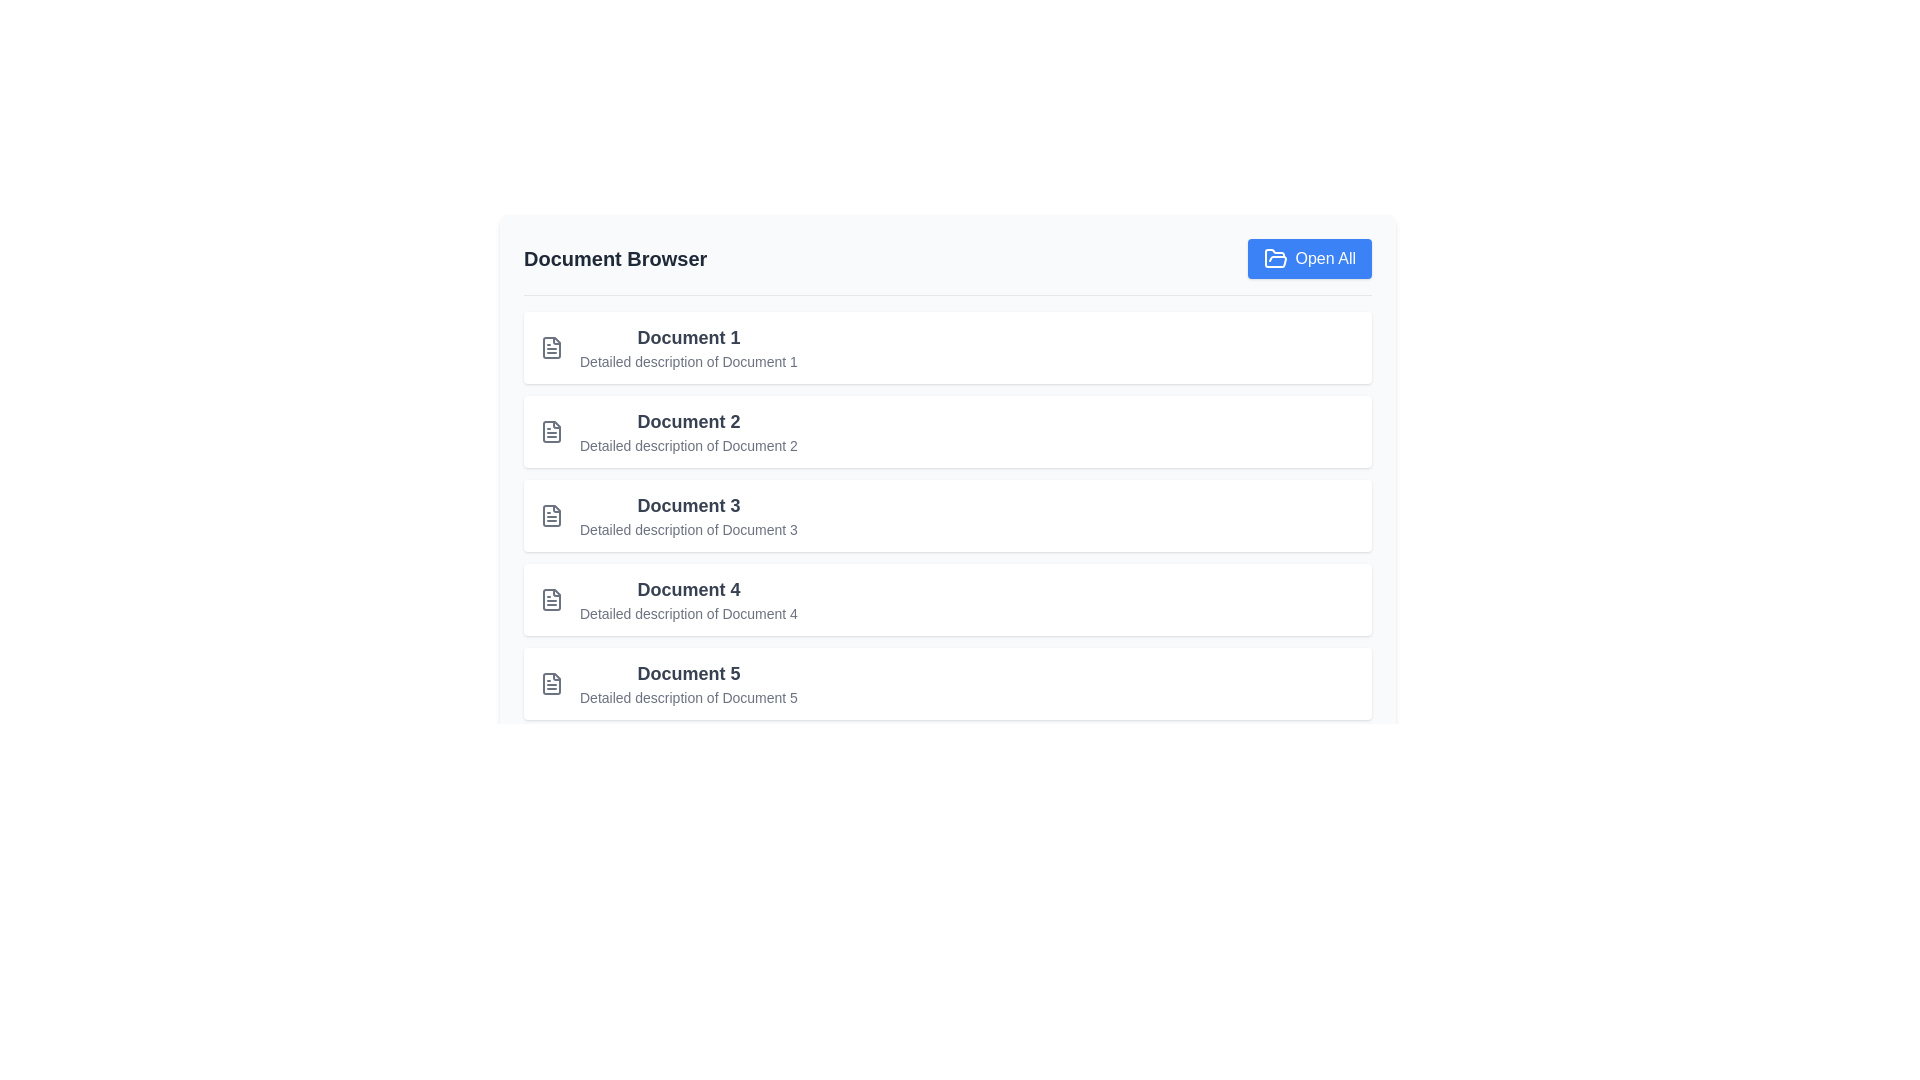 This screenshot has width=1920, height=1080. Describe the element at coordinates (688, 528) in the screenshot. I see `the Text label that provides a brief description about 'Document 3', positioned directly below the bold line labeled 'Document 3'` at that location.